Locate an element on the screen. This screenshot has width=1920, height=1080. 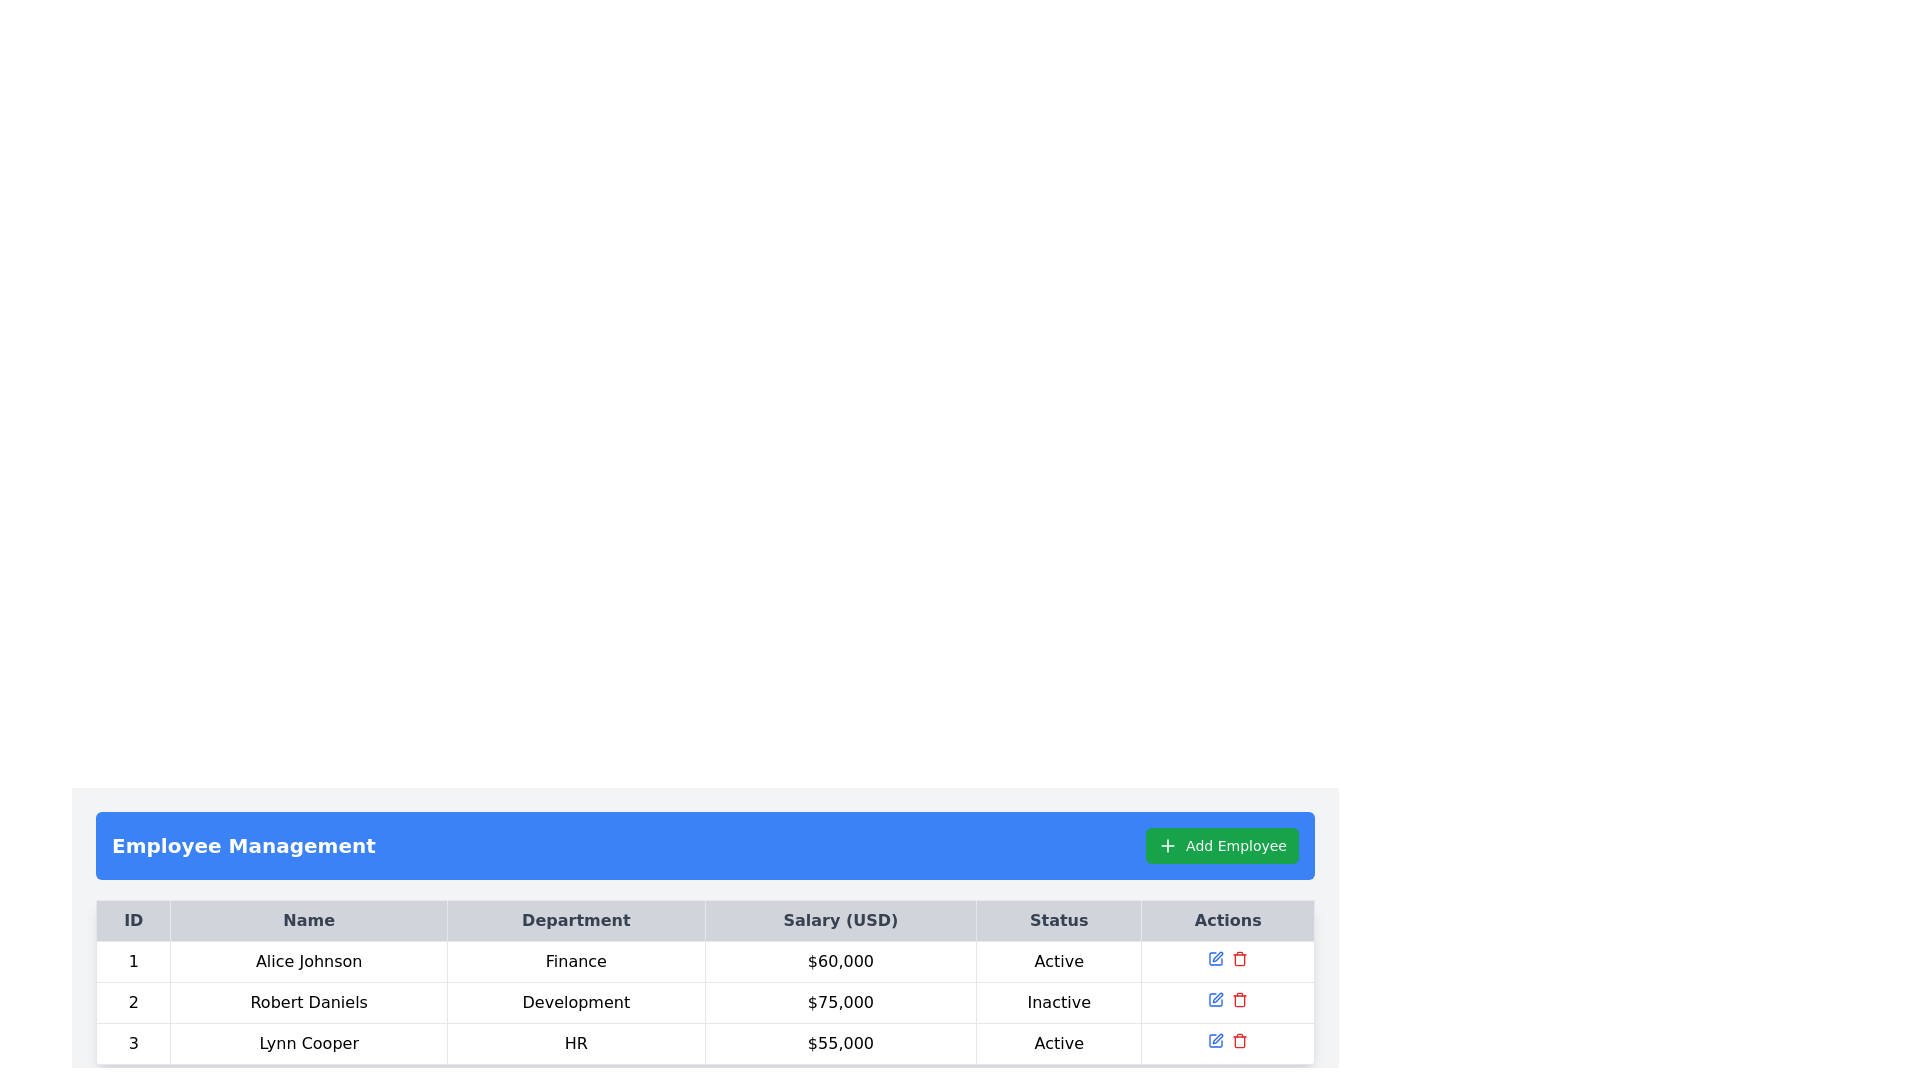
the blue square edit icon located in the 'Actions' column of the table to observe the color change effect is located at coordinates (1215, 999).